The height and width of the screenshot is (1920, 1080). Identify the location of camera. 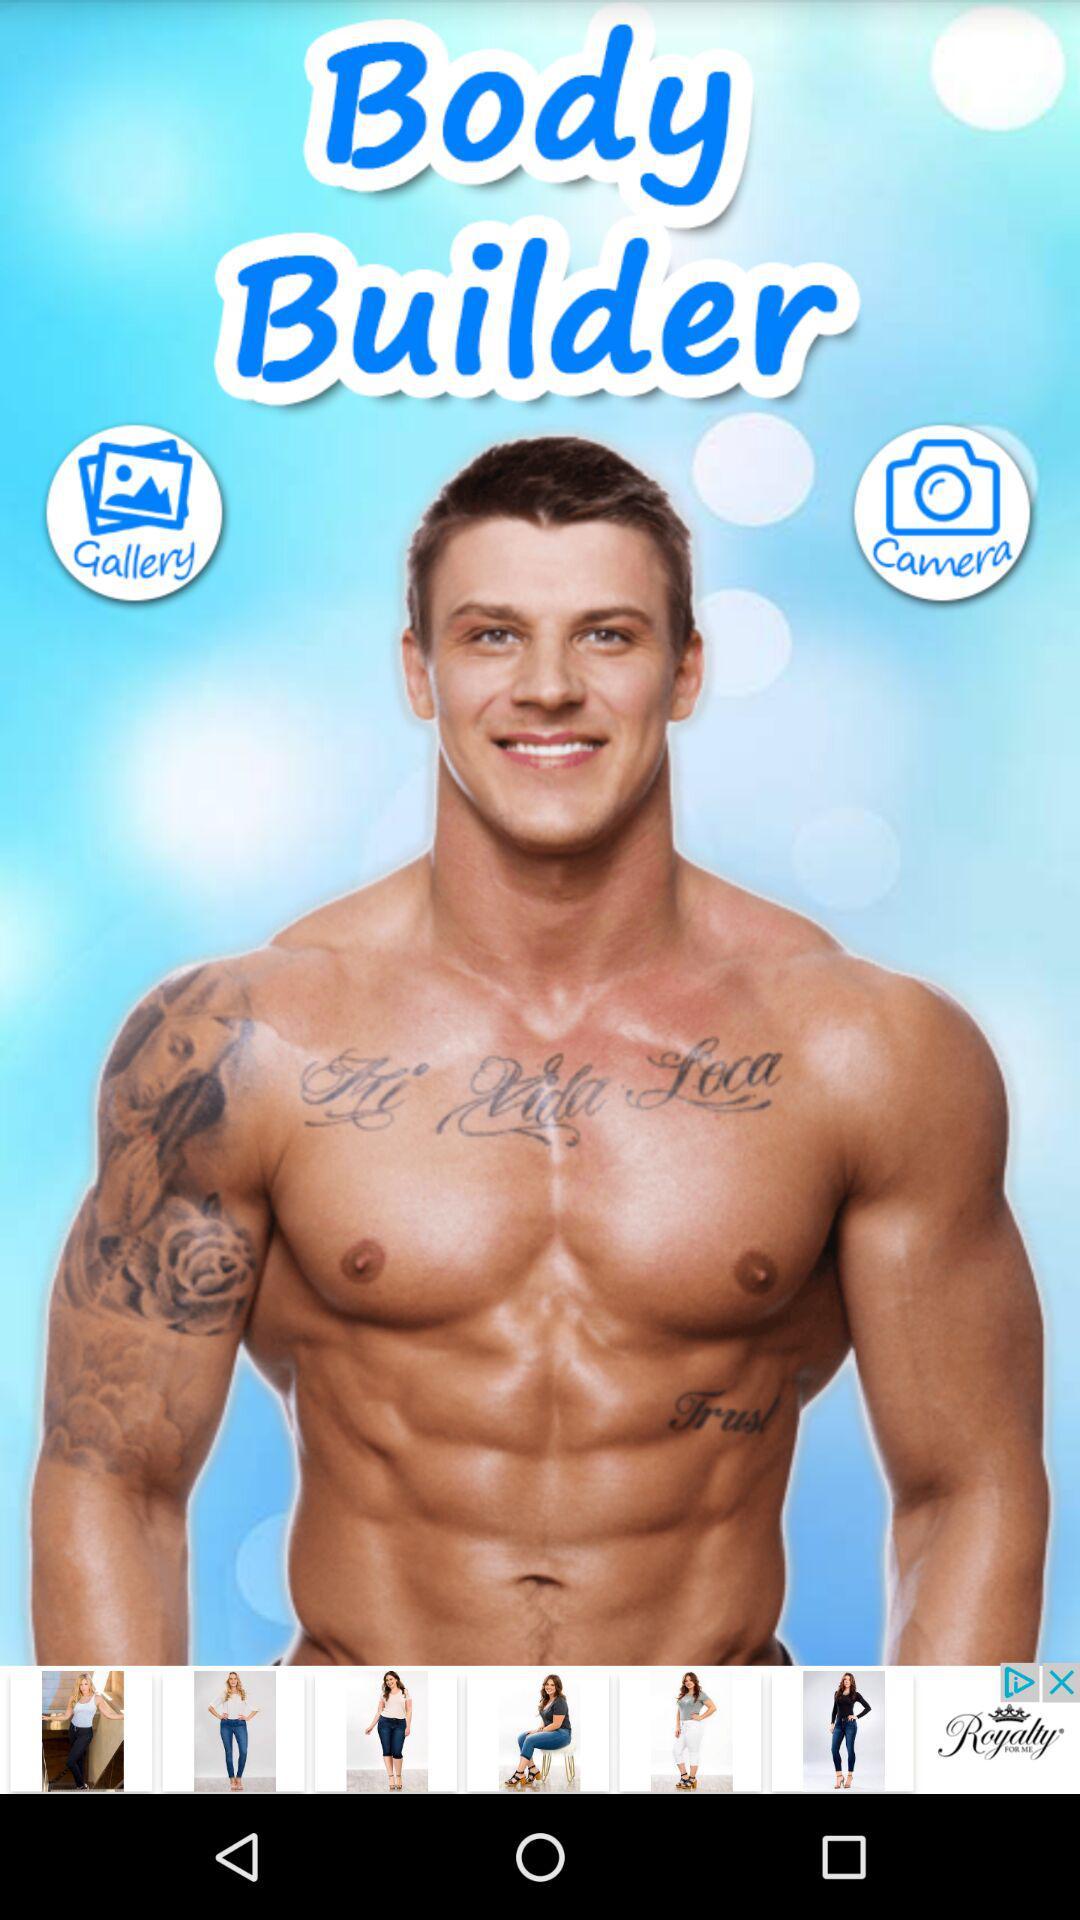
(962, 516).